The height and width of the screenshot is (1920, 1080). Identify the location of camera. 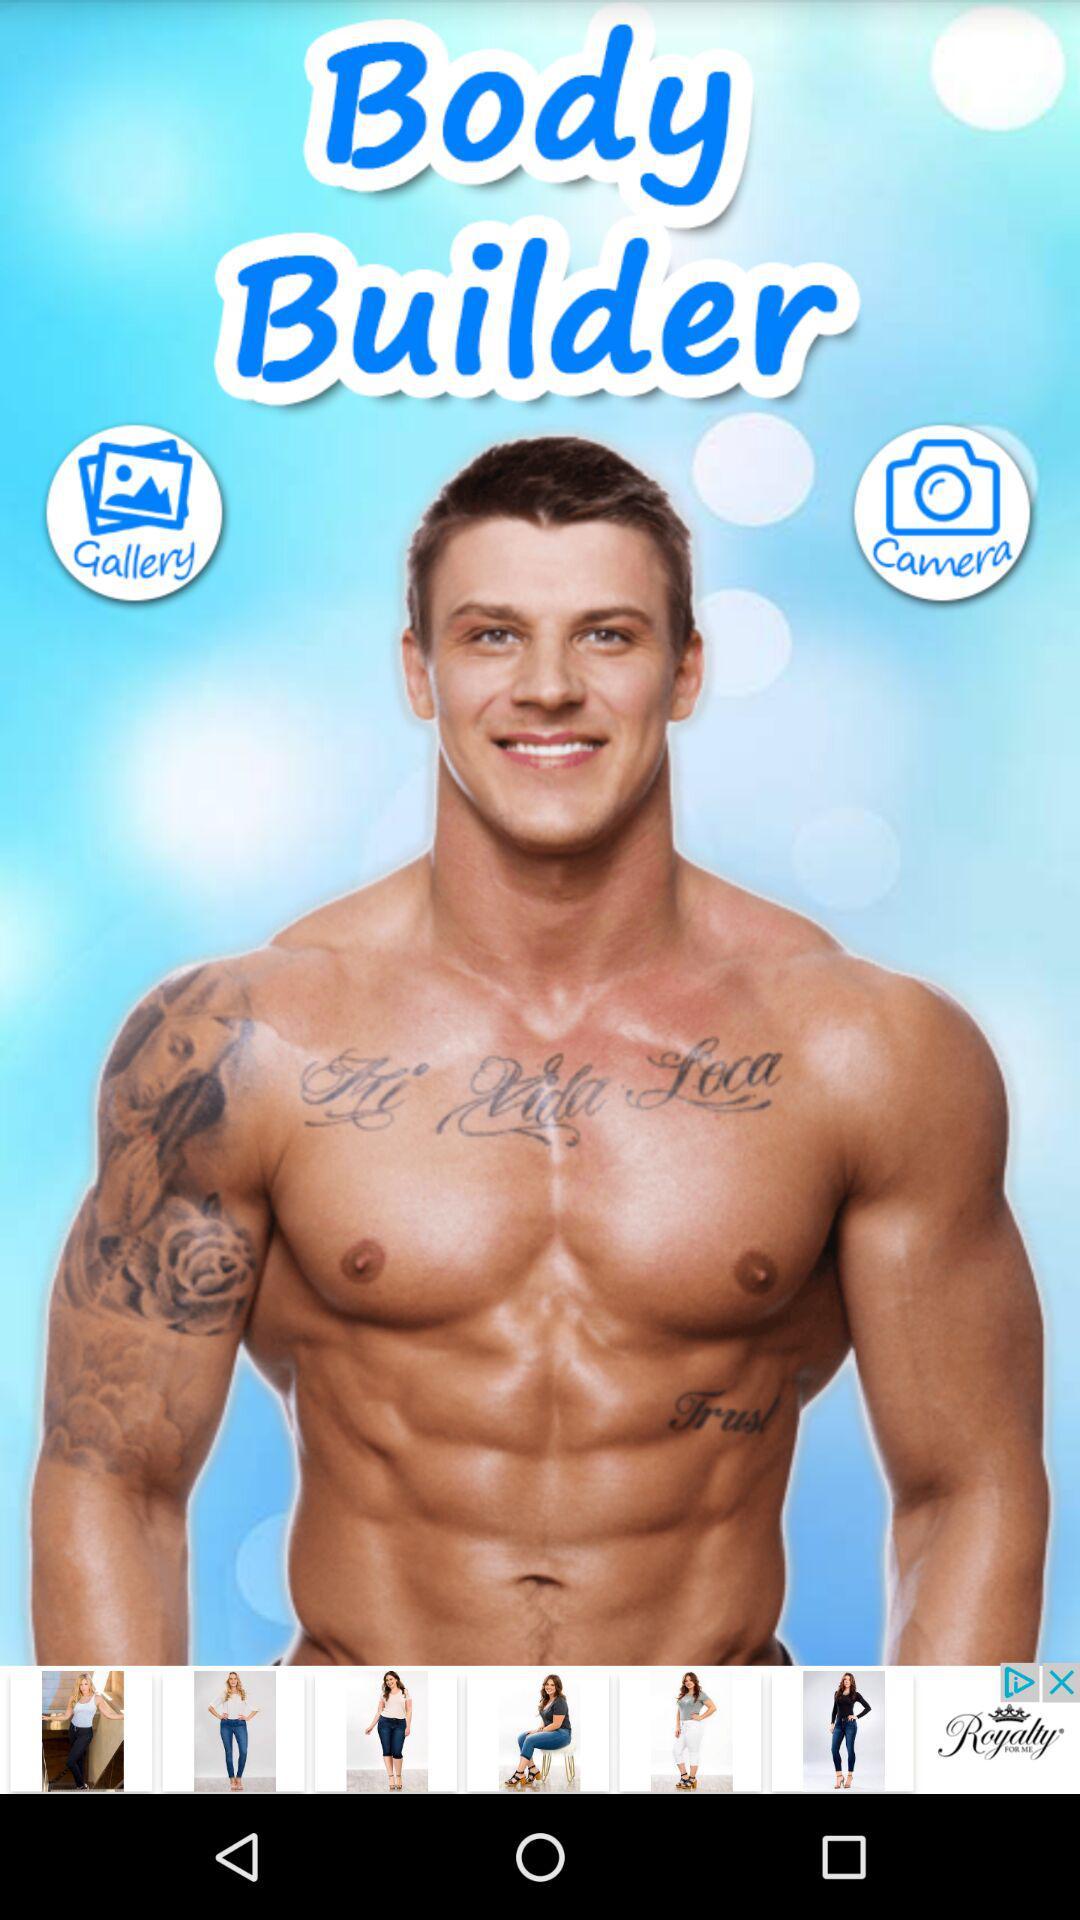
(962, 516).